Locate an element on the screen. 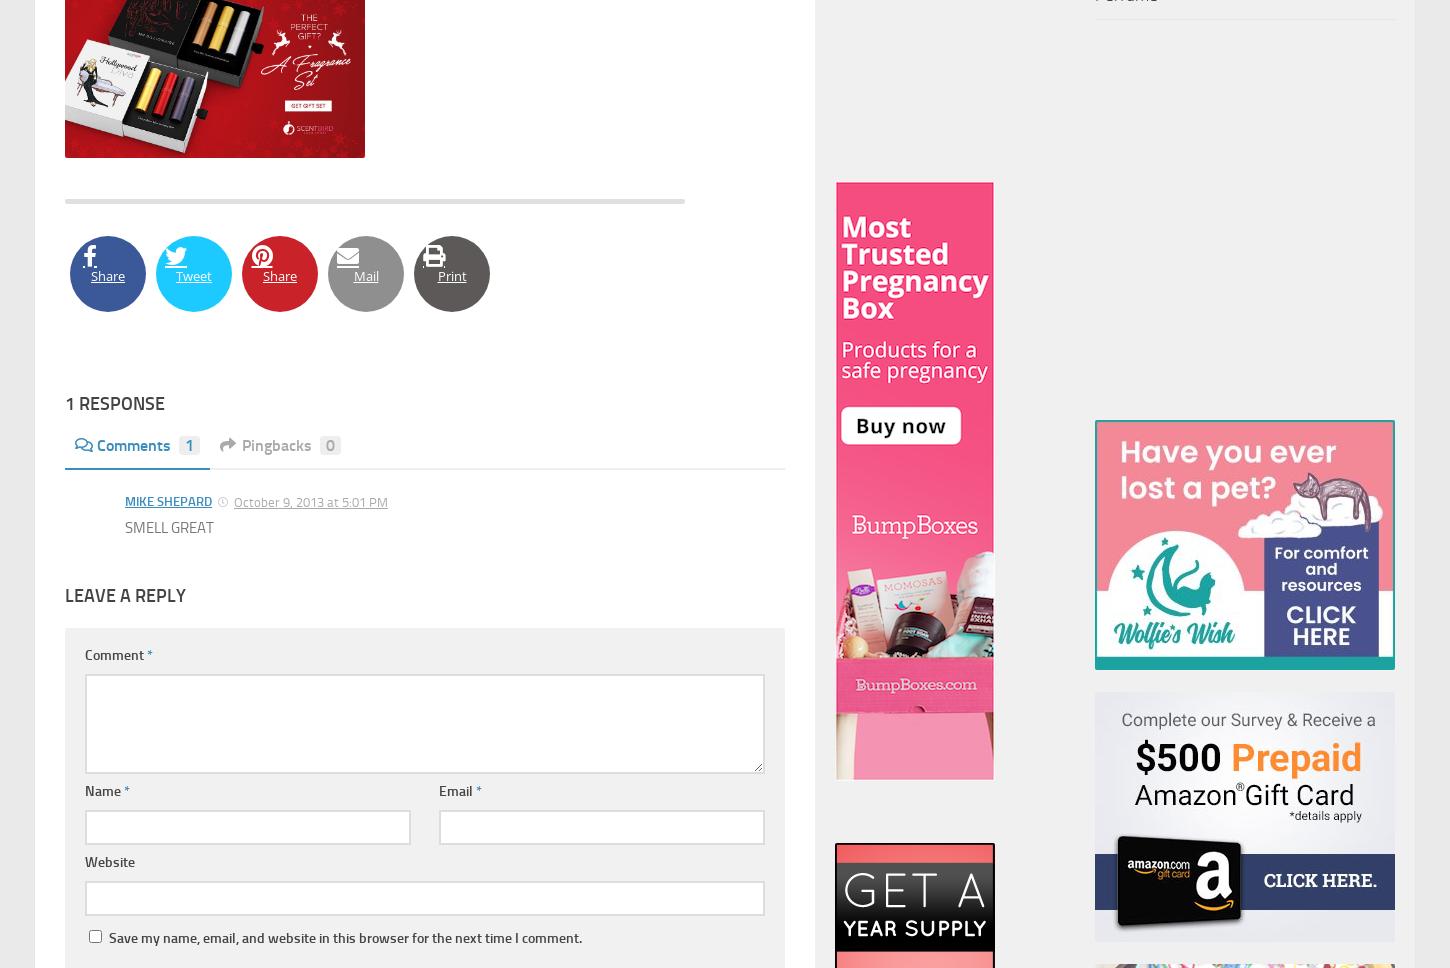 The image size is (1450, 968). 'SMELL GREAT' is located at coordinates (168, 525).